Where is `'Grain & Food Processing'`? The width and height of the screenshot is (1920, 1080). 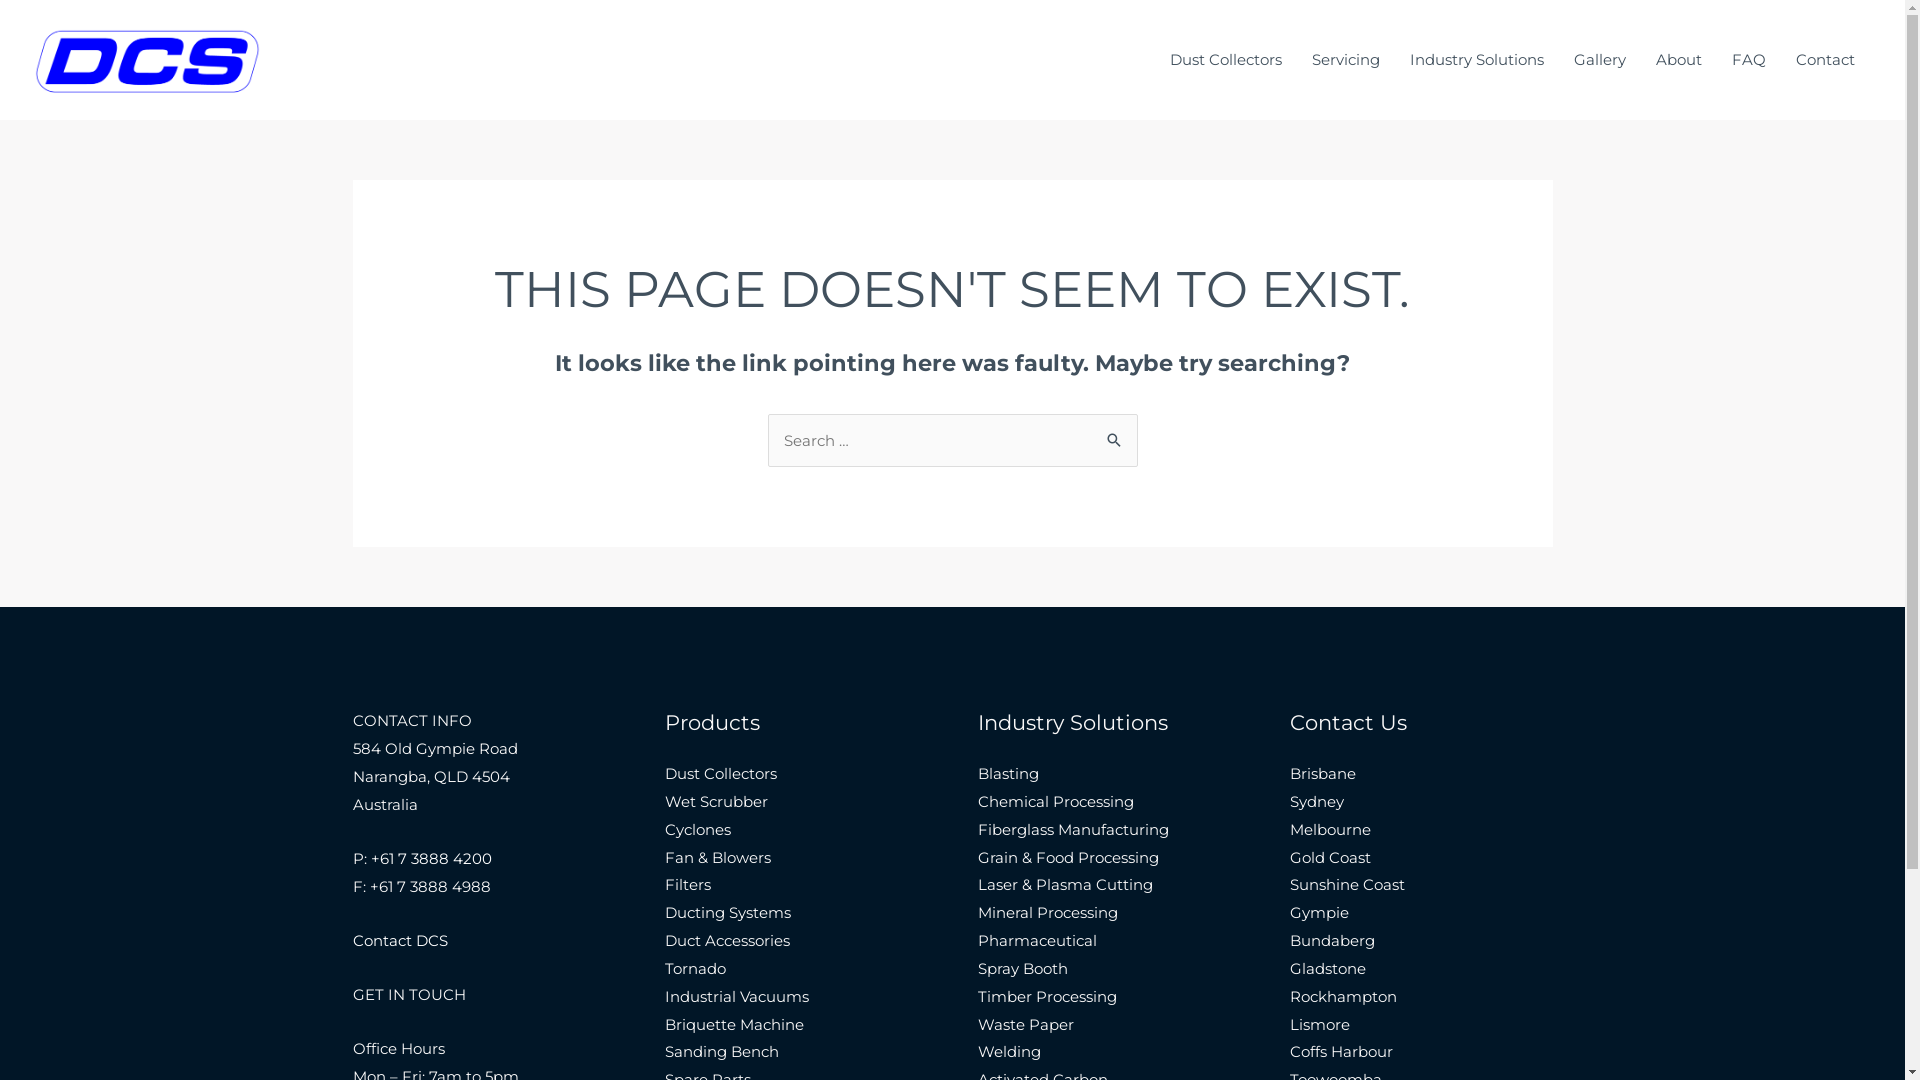 'Grain & Food Processing' is located at coordinates (1067, 856).